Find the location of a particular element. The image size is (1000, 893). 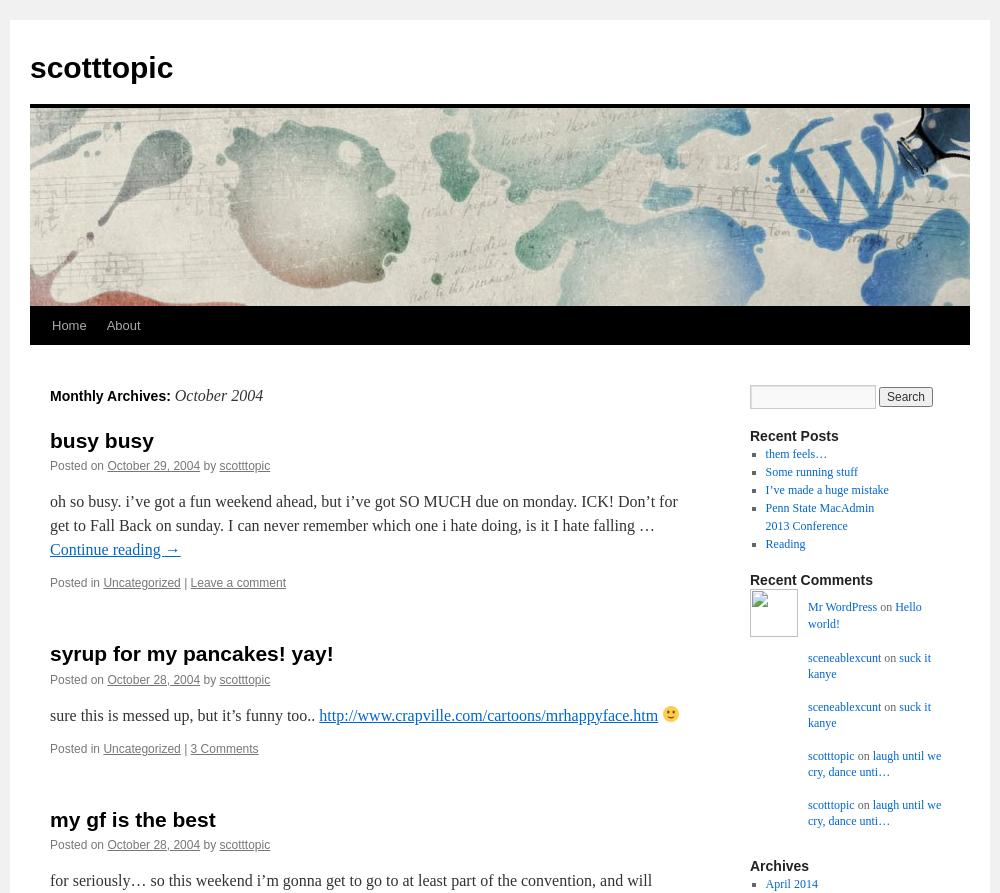

'my gf is the best' is located at coordinates (132, 817).